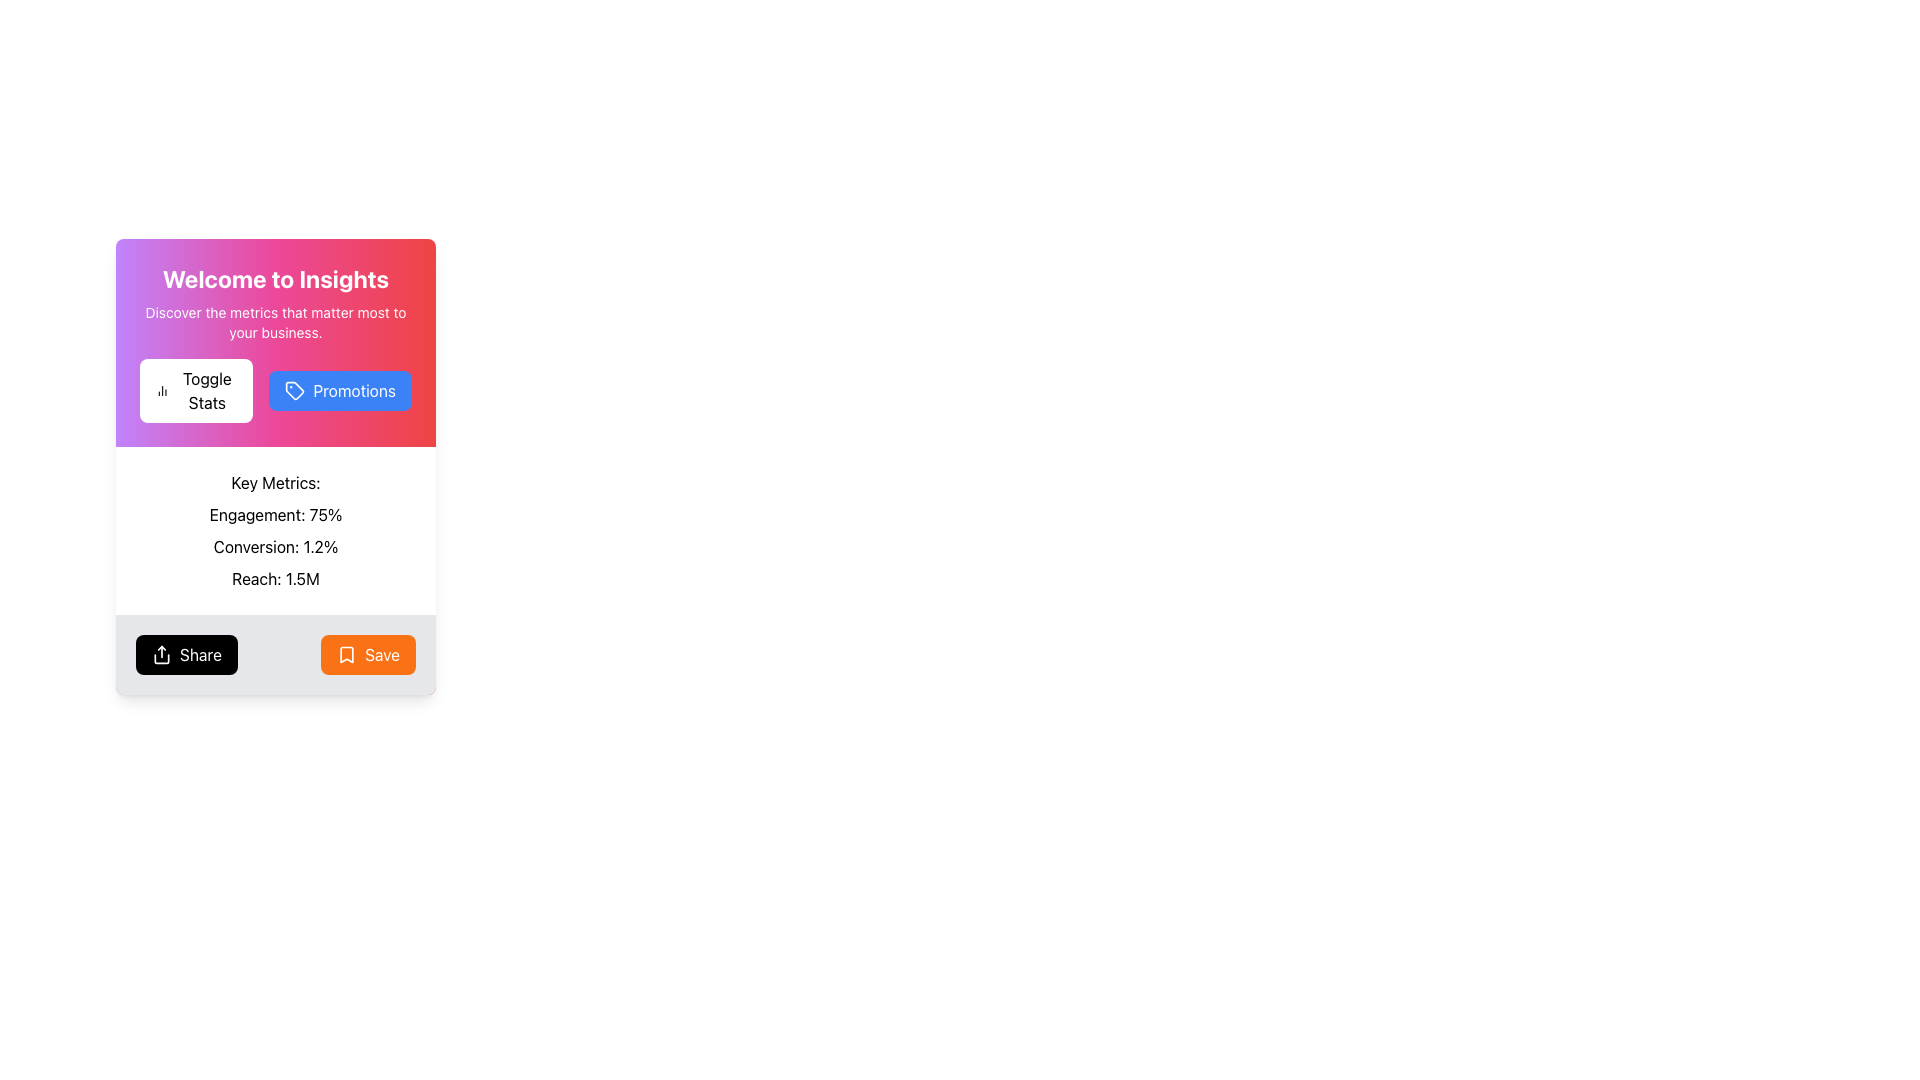 Image resolution: width=1920 pixels, height=1080 pixels. Describe the element at coordinates (340, 390) in the screenshot. I see `the blue 'Promotions' button, which has a white tag-shaped icon on the left and is positioned to the right of the 'Toggle Stats' button` at that location.